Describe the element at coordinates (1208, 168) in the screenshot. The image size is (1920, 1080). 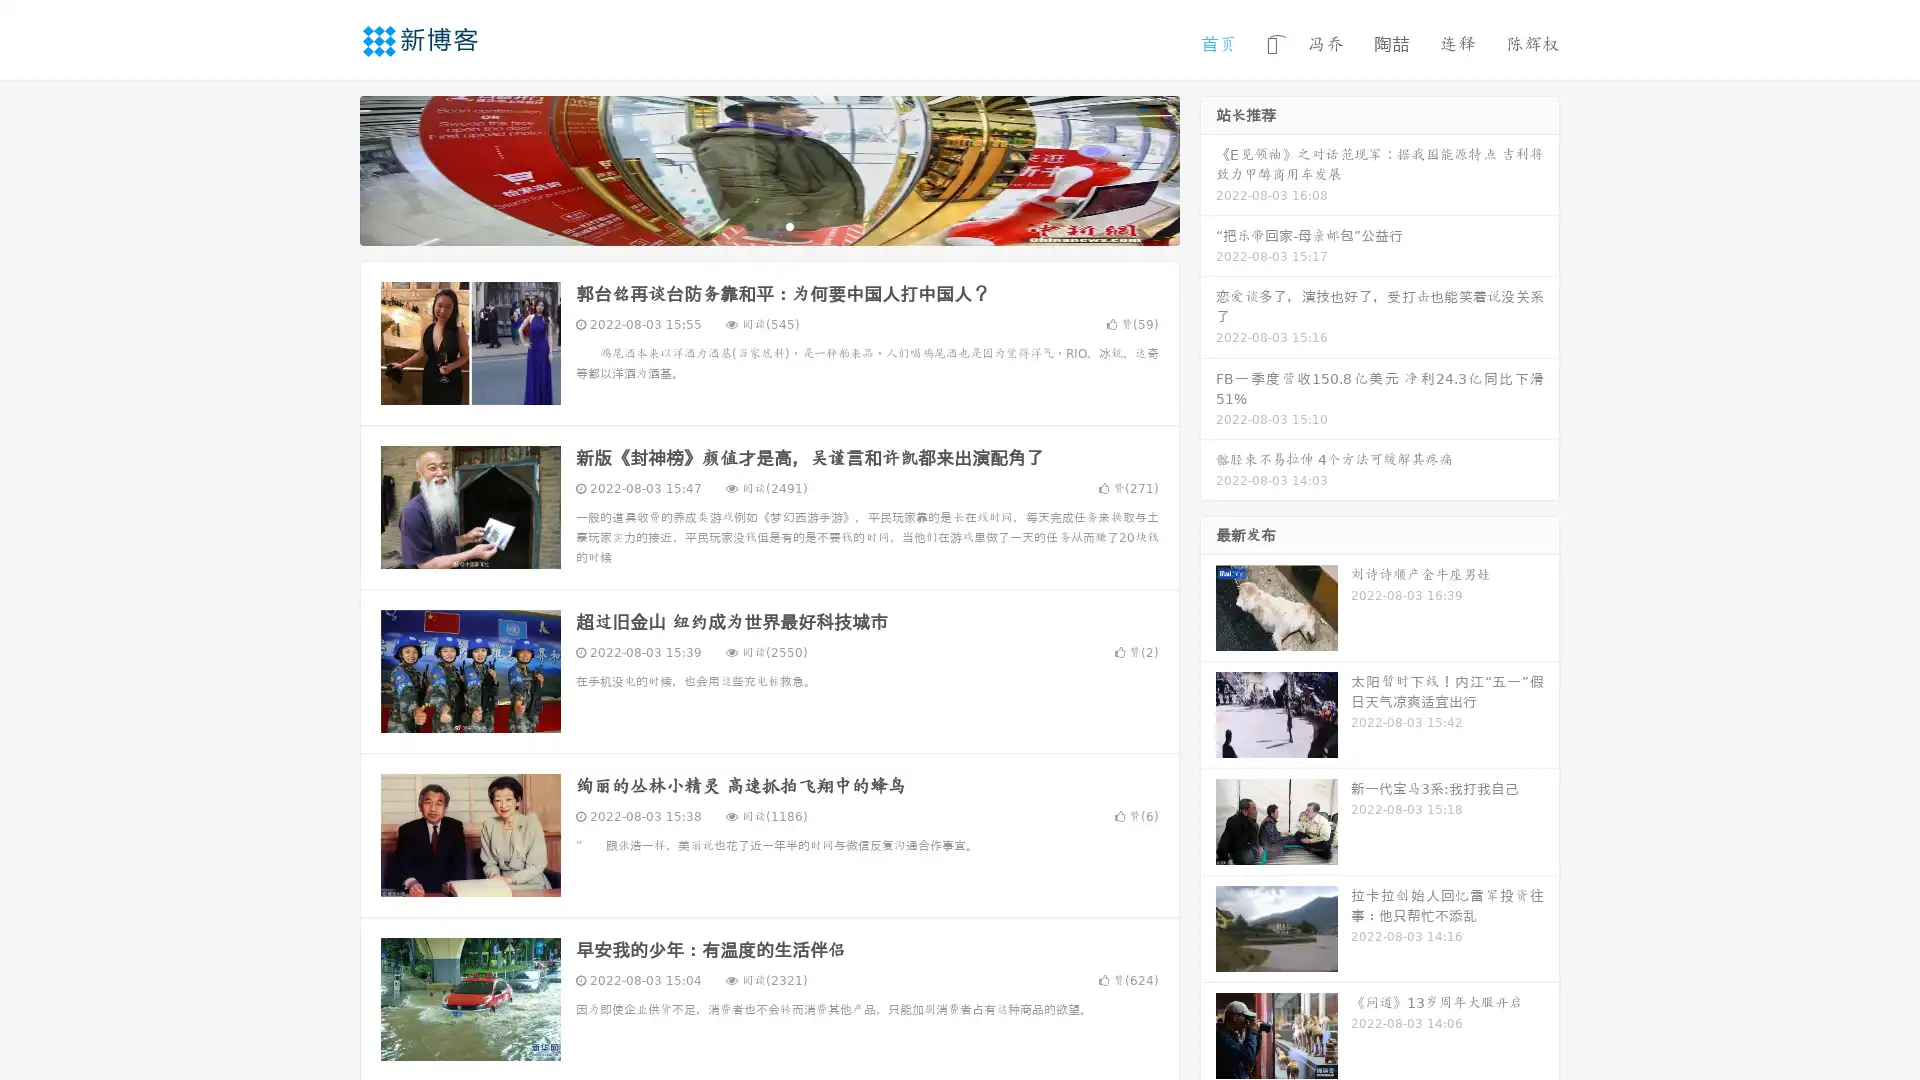
I see `Next slide` at that location.